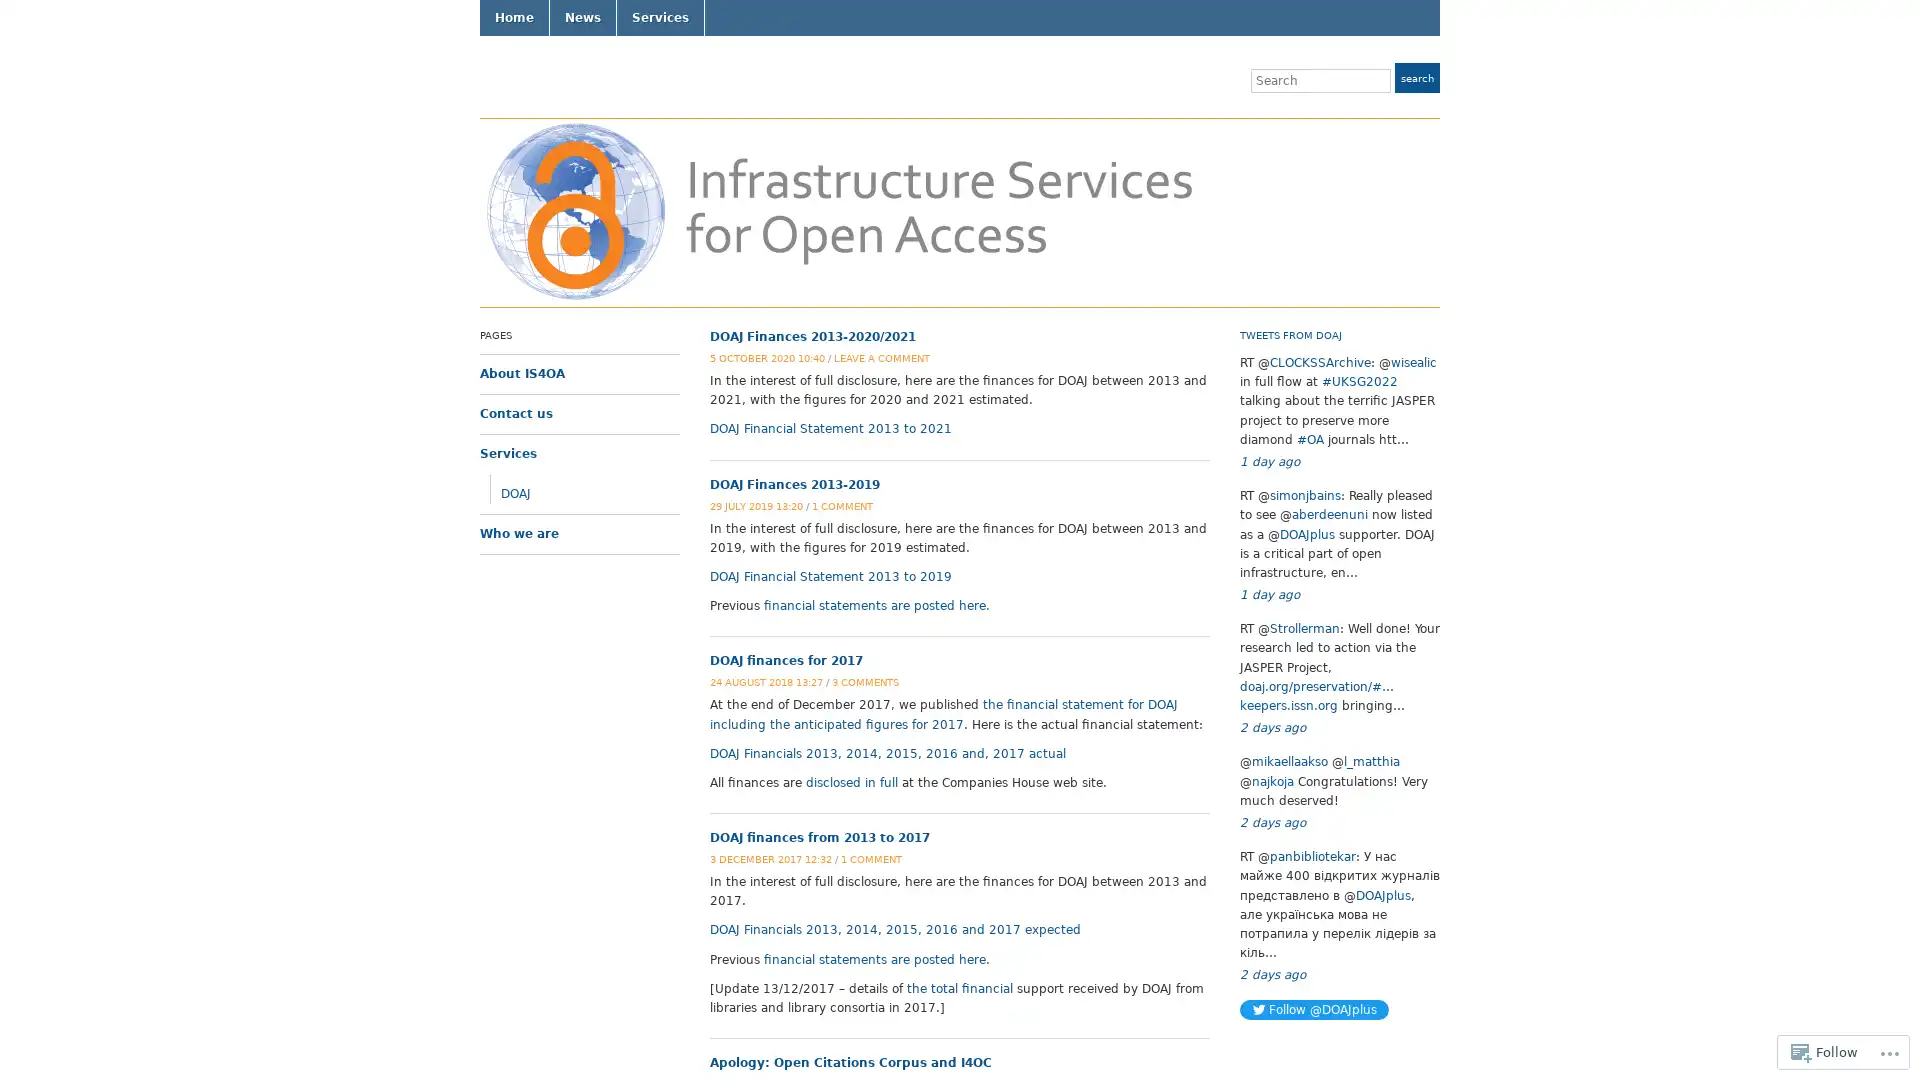 The image size is (1920, 1080). I want to click on search, so click(1416, 76).